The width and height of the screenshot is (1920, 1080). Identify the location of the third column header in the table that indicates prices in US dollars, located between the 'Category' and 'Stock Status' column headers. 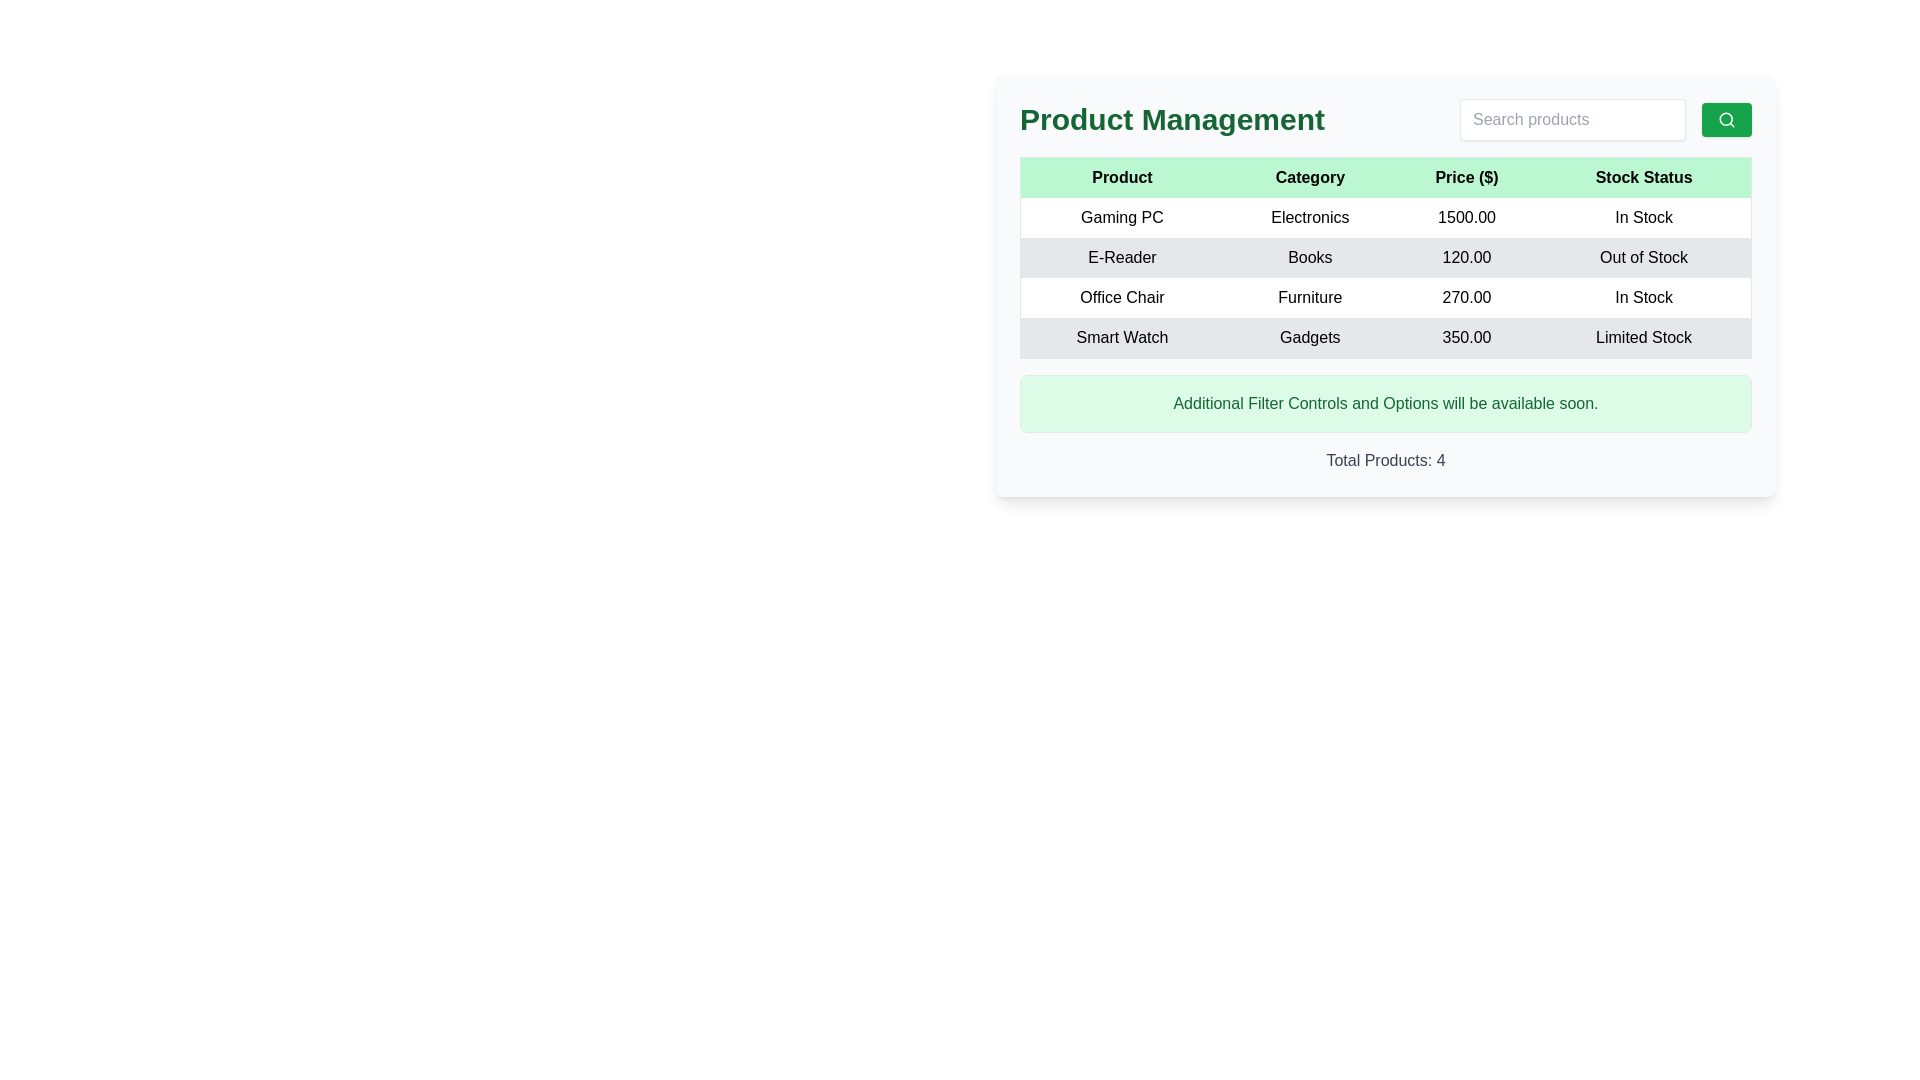
(1467, 176).